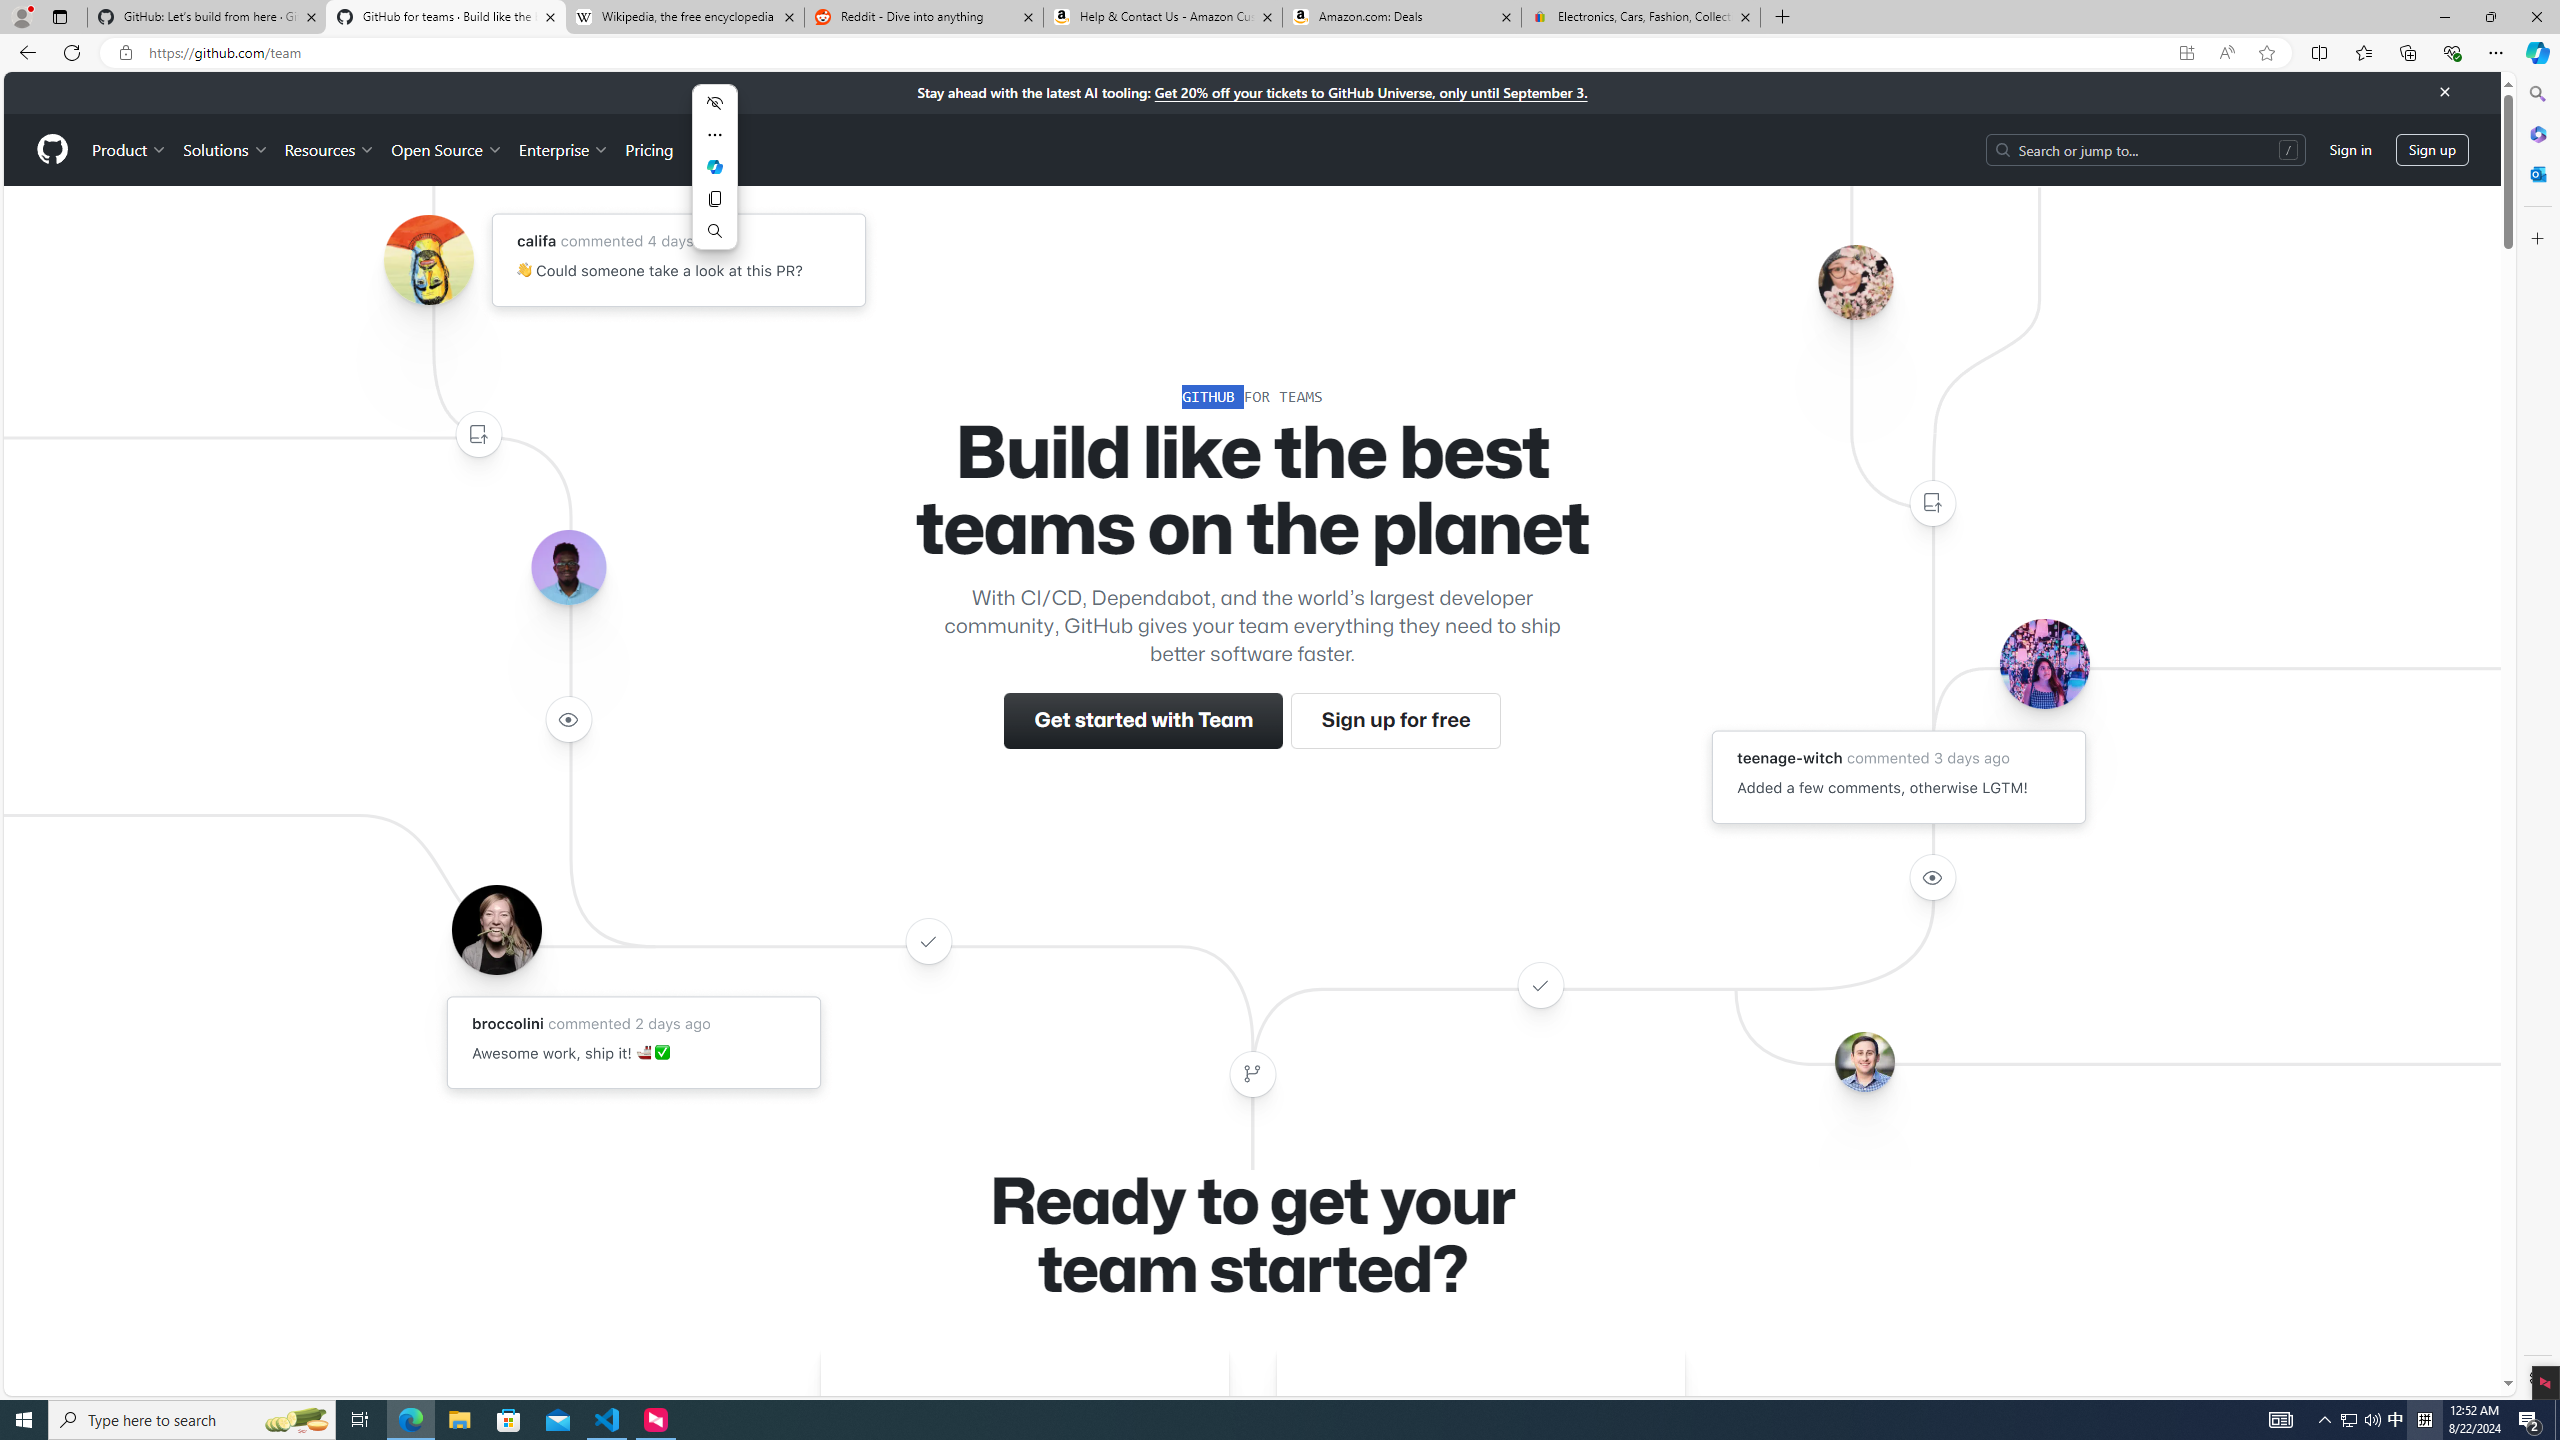 The width and height of the screenshot is (2560, 1440). Describe the element at coordinates (713, 177) in the screenshot. I see `'Mini menu on text selection'` at that location.